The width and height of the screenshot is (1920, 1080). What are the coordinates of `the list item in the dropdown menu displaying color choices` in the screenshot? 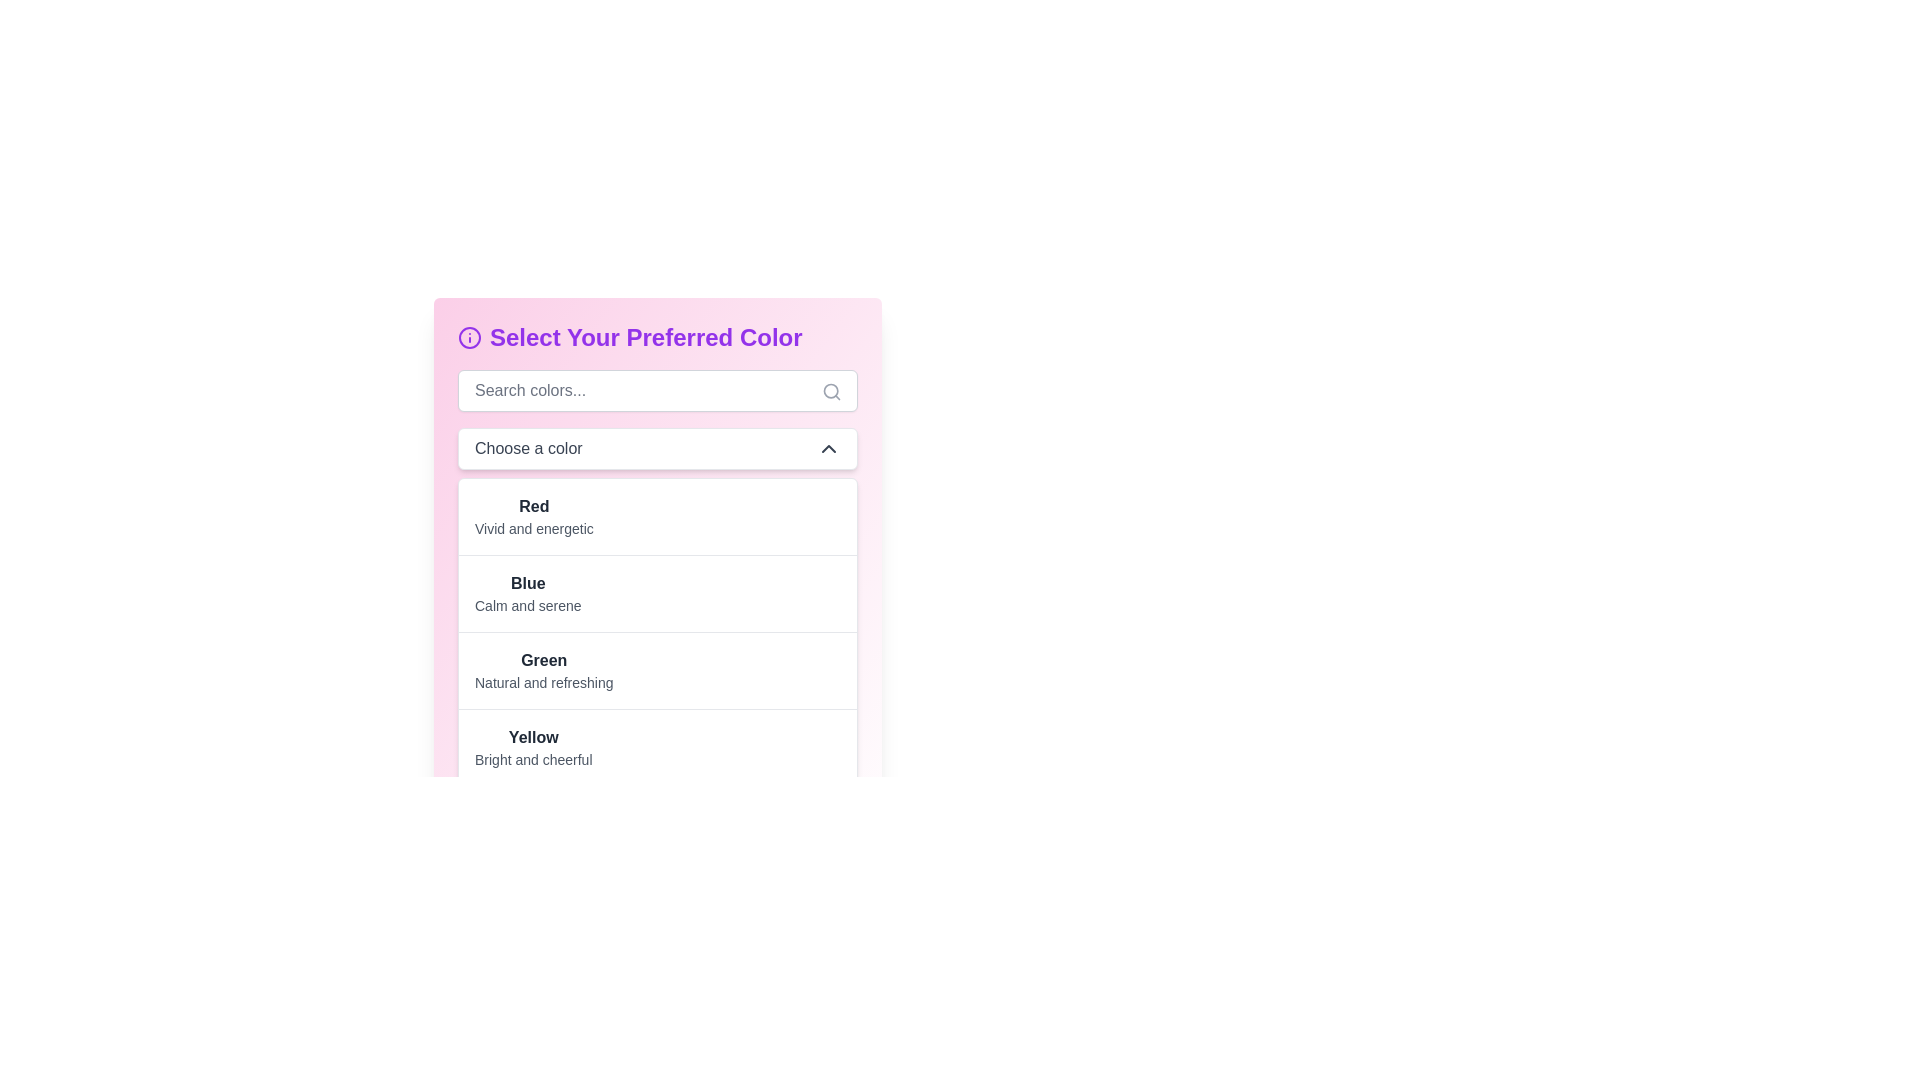 It's located at (657, 671).